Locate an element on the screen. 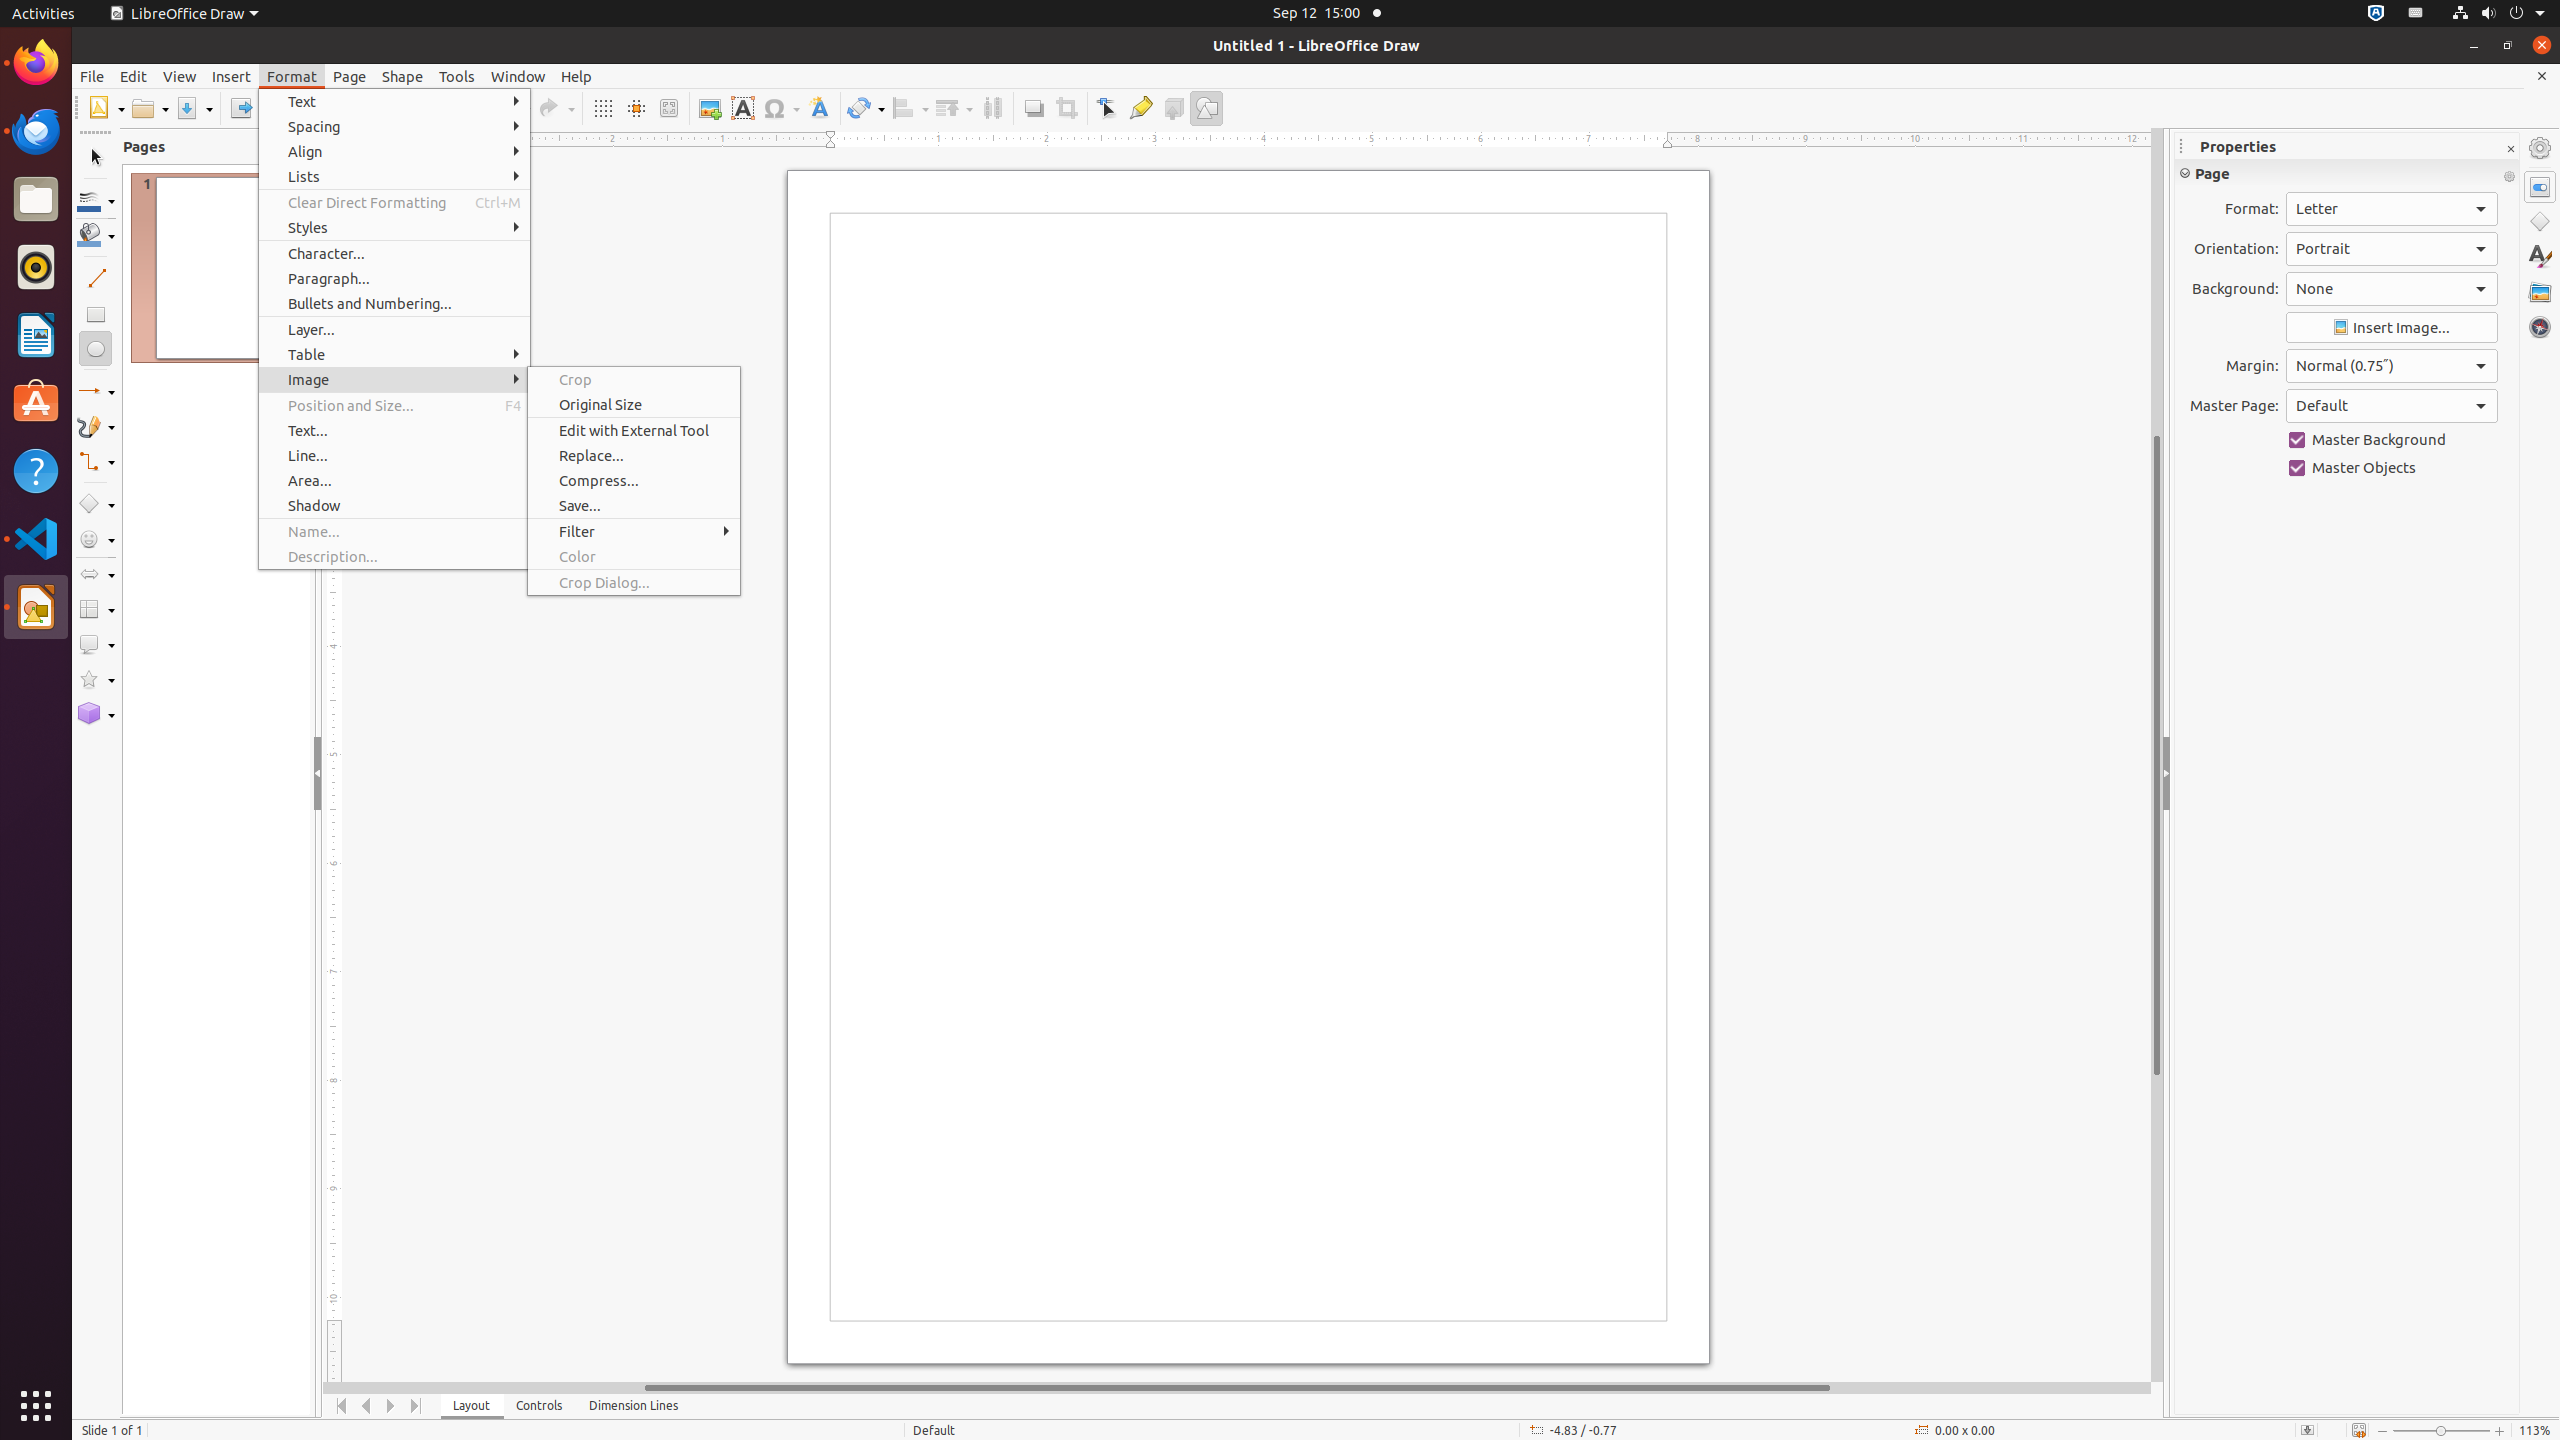 The image size is (2560, 1440). 'Distribution' is located at coordinates (991, 107).